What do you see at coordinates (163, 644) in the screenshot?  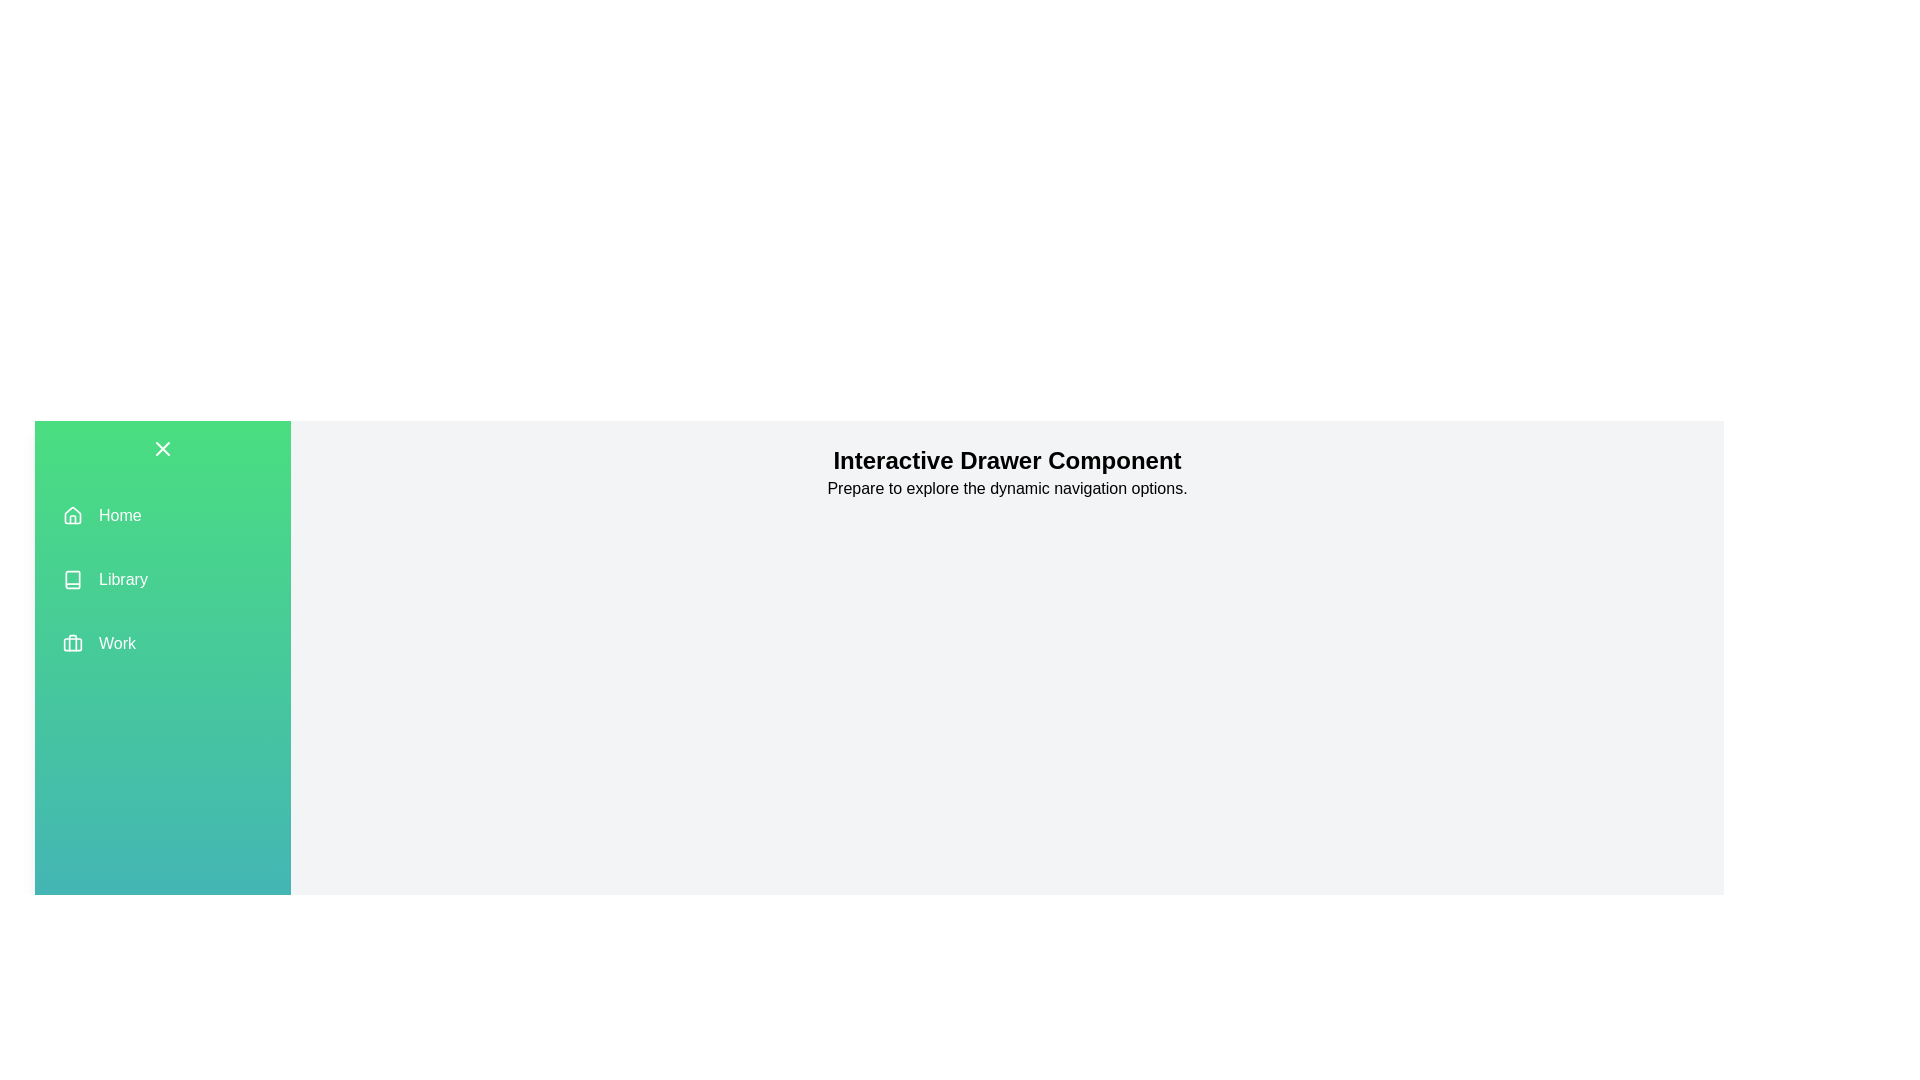 I see `the menu item Work to observe its hover effect` at bounding box center [163, 644].